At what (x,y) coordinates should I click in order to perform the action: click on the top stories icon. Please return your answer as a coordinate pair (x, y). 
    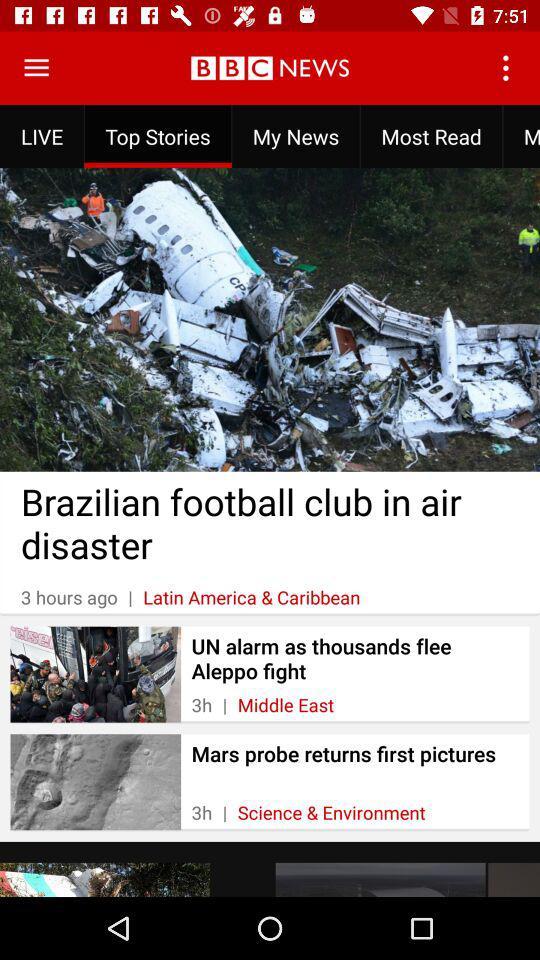
    Looking at the image, I should click on (157, 135).